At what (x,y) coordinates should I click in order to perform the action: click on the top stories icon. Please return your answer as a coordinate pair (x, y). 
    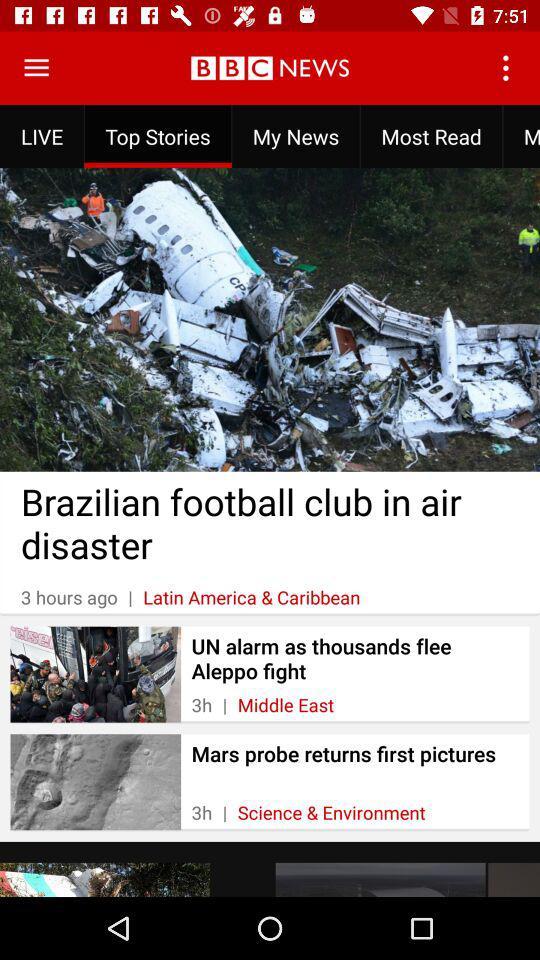
    Looking at the image, I should click on (157, 135).